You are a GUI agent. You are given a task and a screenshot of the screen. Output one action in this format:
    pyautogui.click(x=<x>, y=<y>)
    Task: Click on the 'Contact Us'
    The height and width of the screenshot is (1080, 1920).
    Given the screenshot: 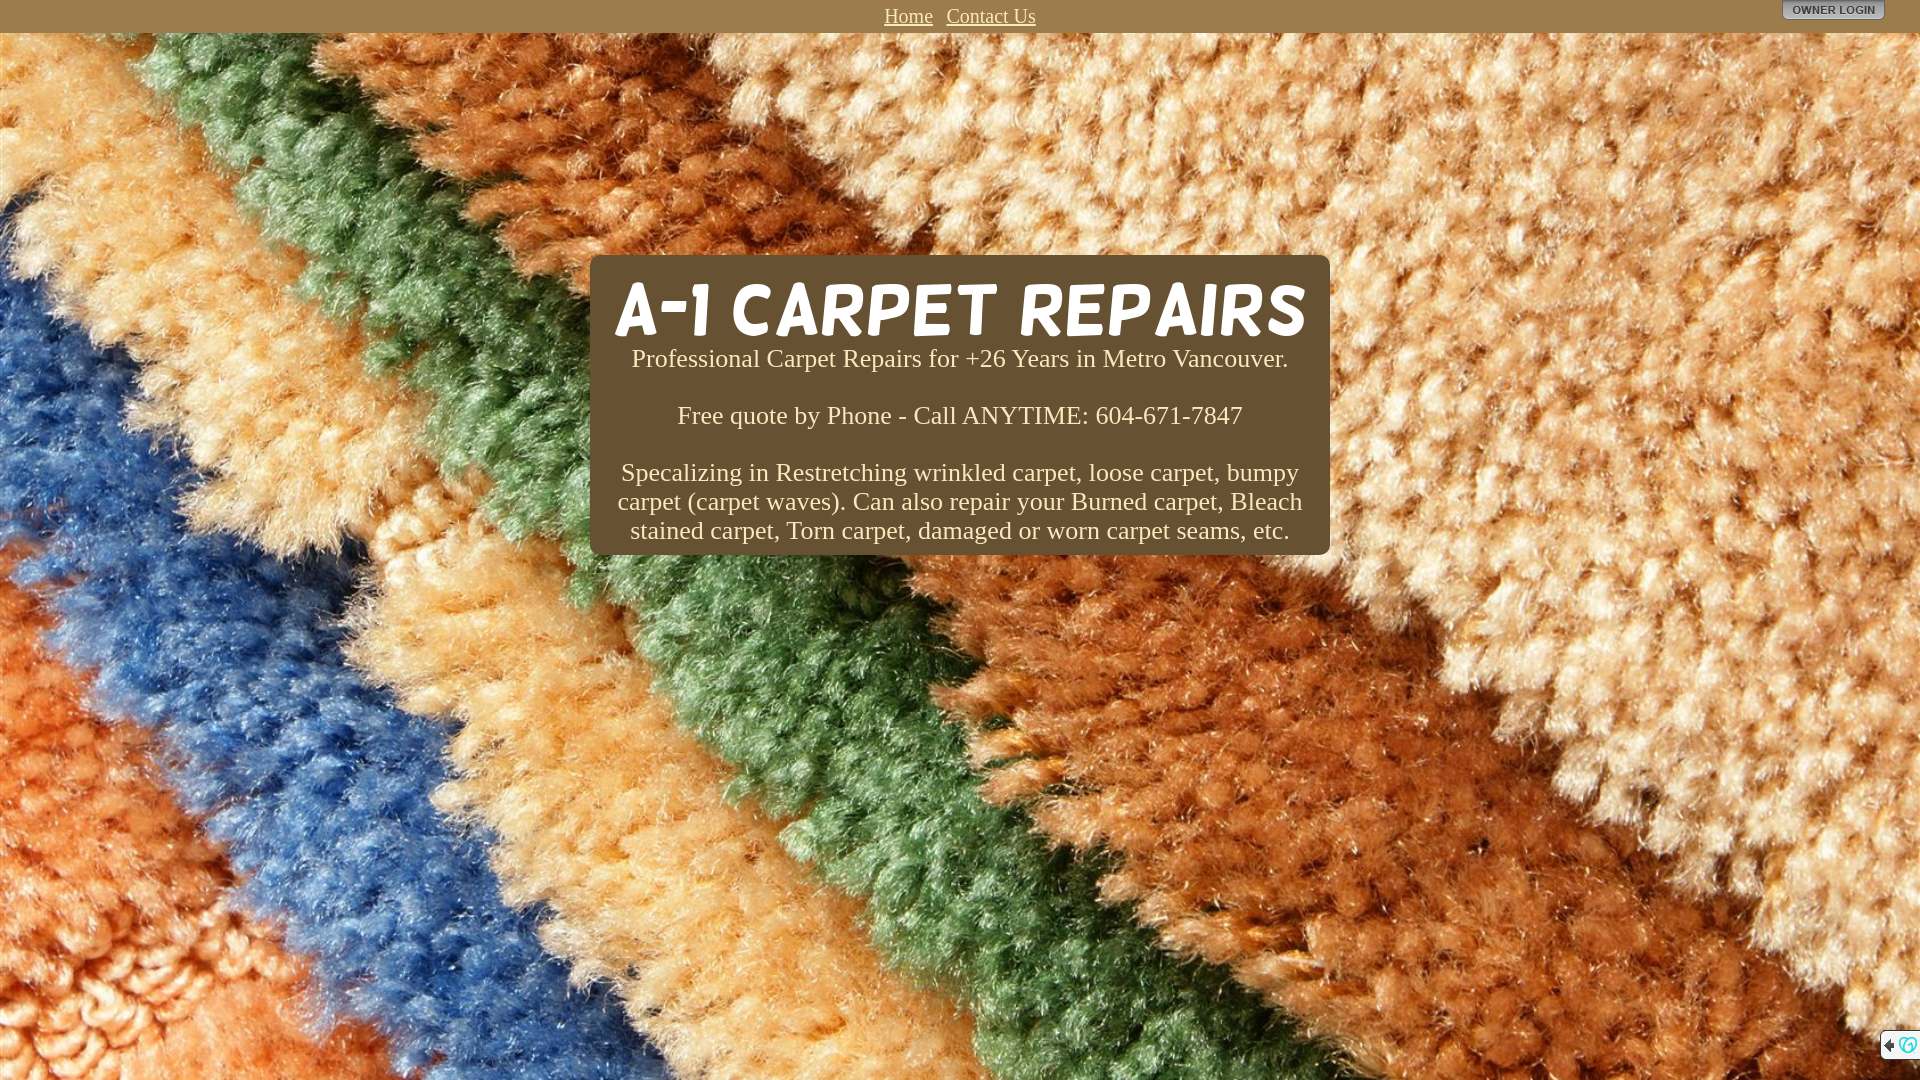 What is the action you would take?
    pyautogui.click(x=990, y=15)
    